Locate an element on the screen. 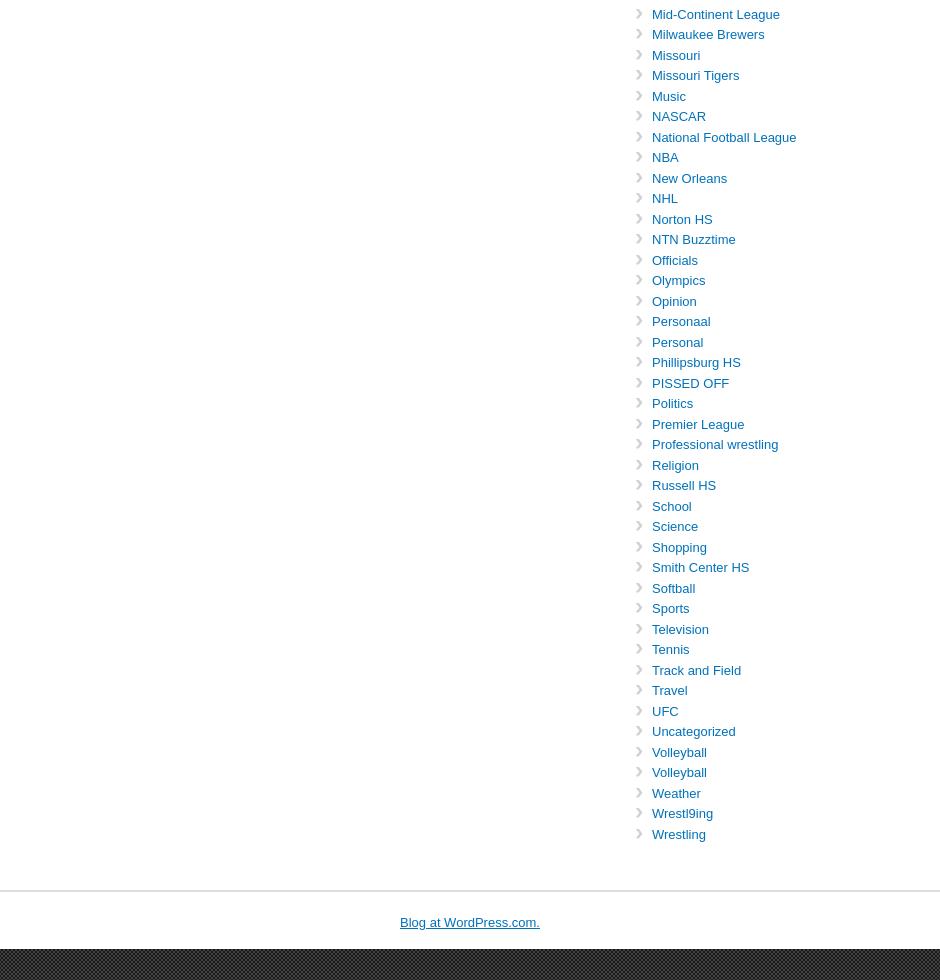  'Uncategorized' is located at coordinates (692, 731).